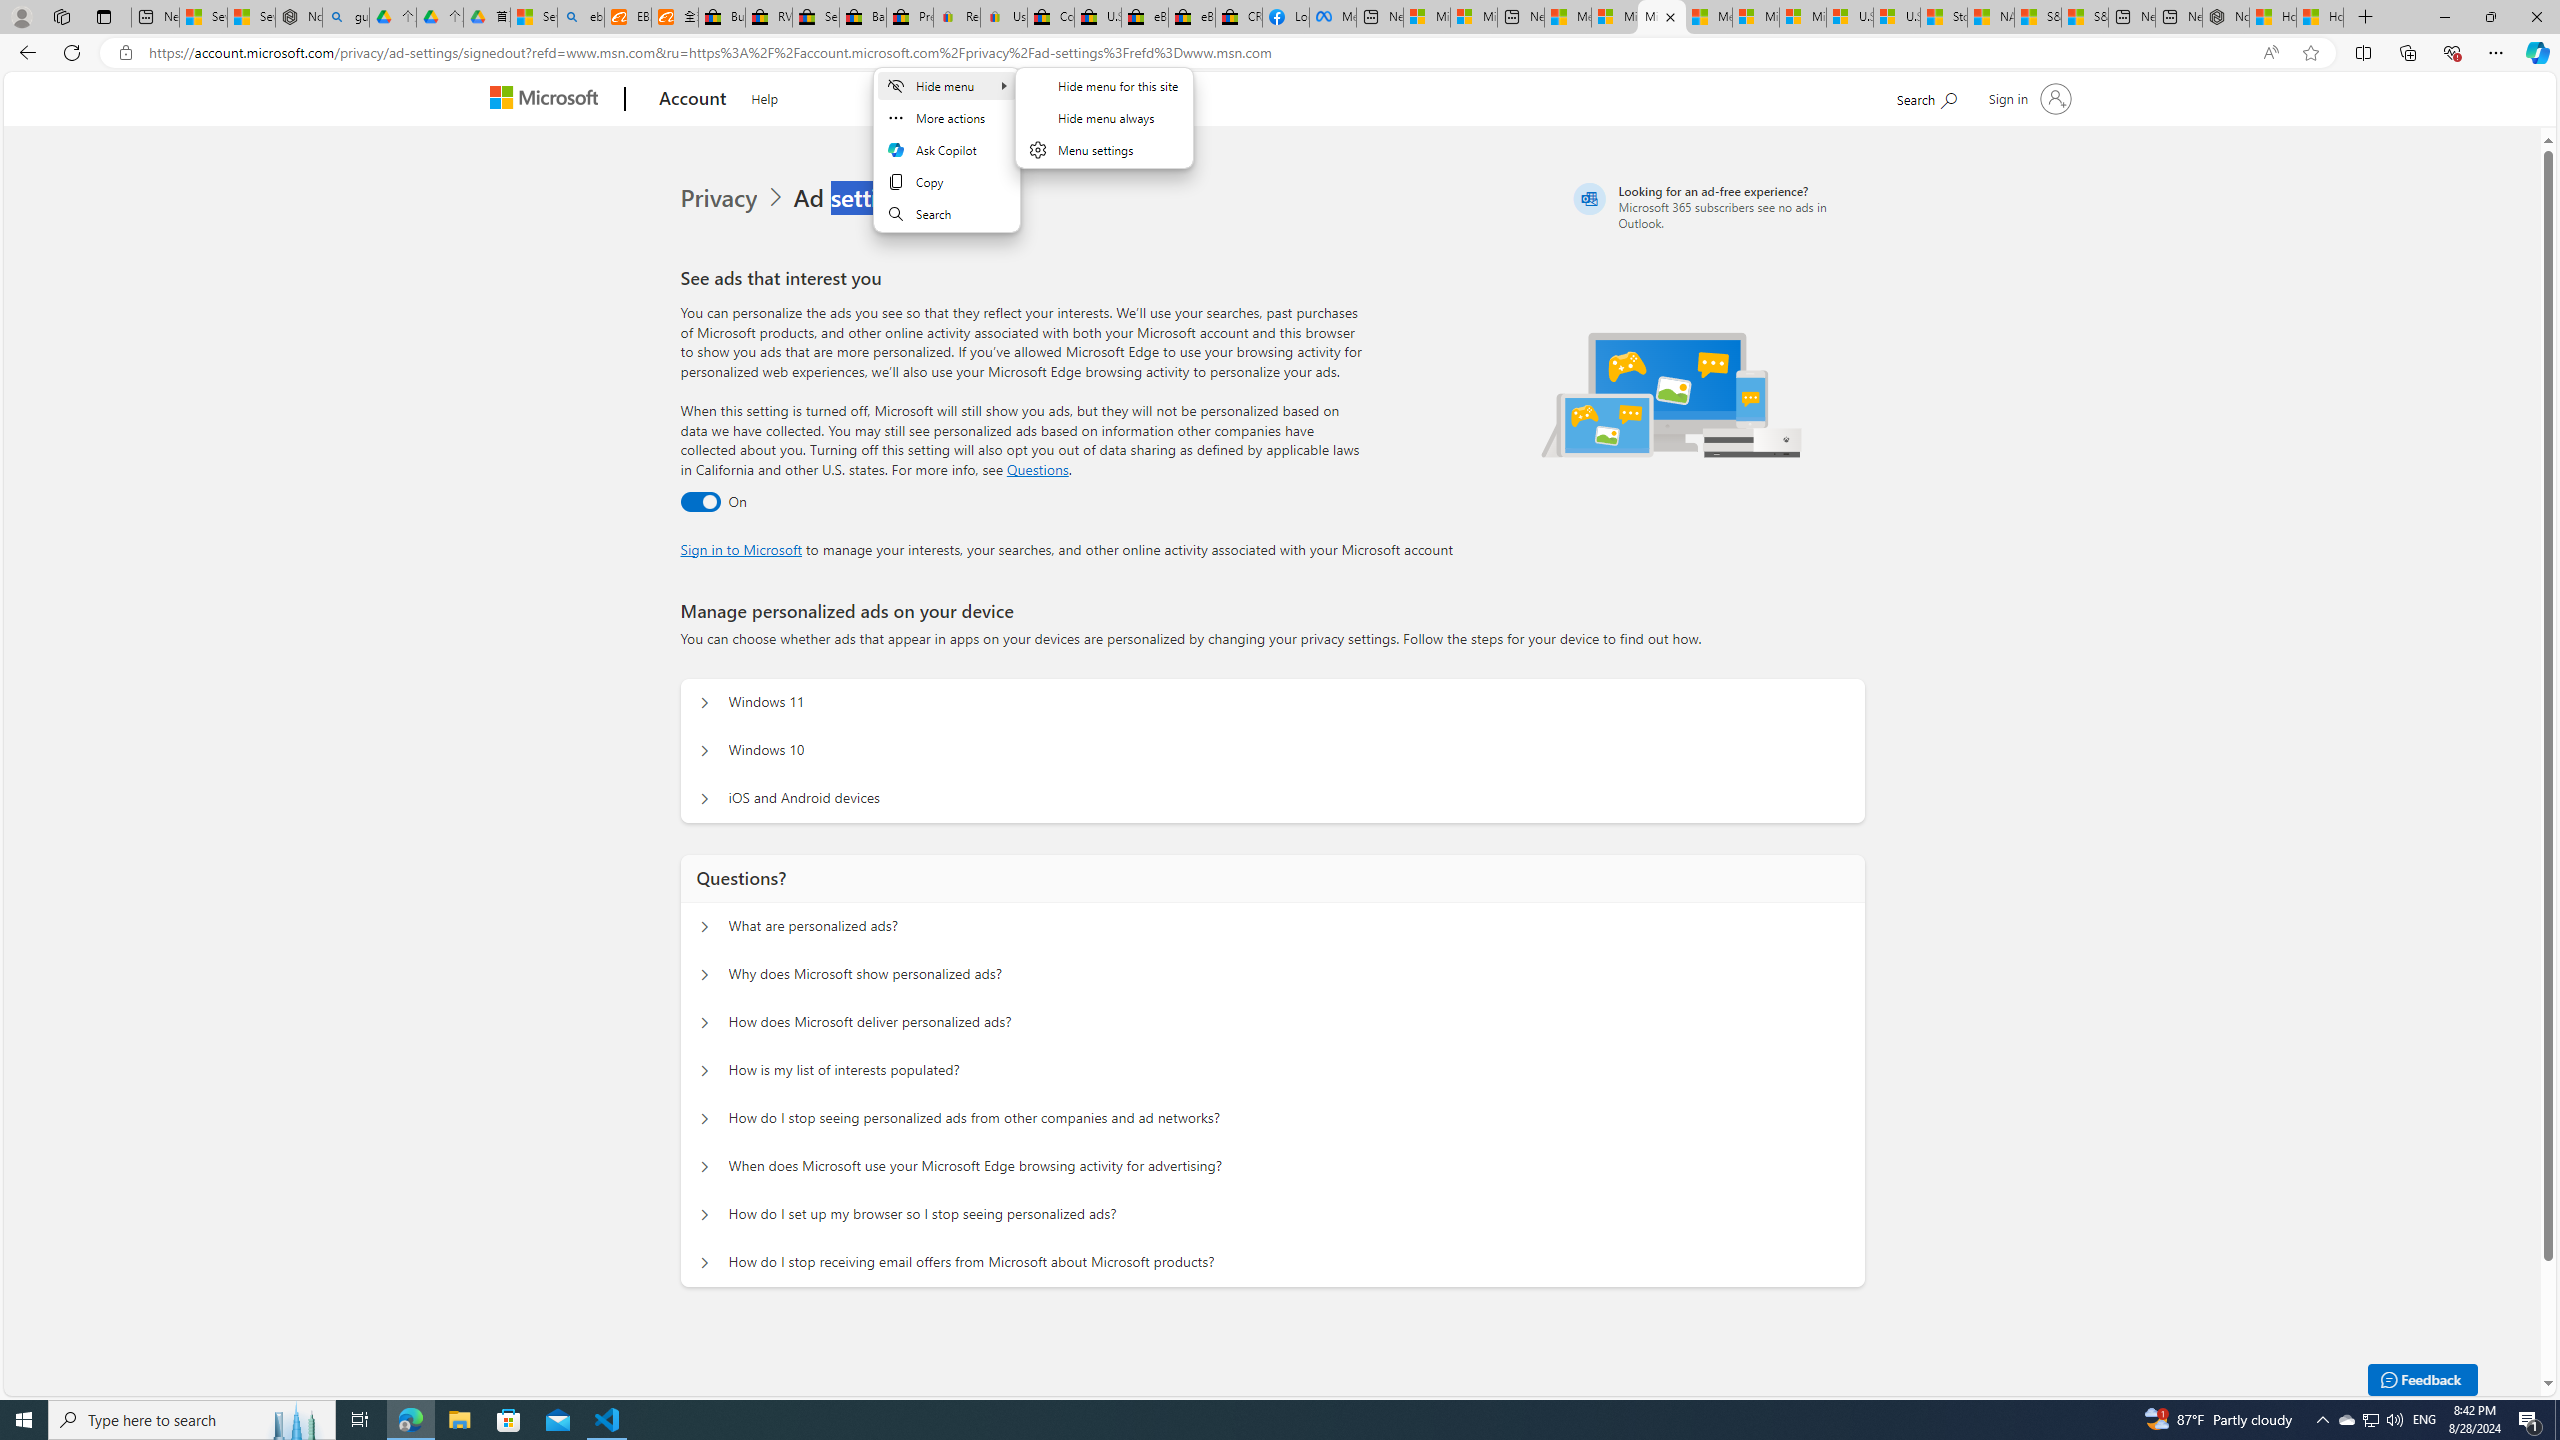 Image resolution: width=2560 pixels, height=1440 pixels. What do you see at coordinates (2443, 16) in the screenshot?
I see `'Minimize'` at bounding box center [2443, 16].